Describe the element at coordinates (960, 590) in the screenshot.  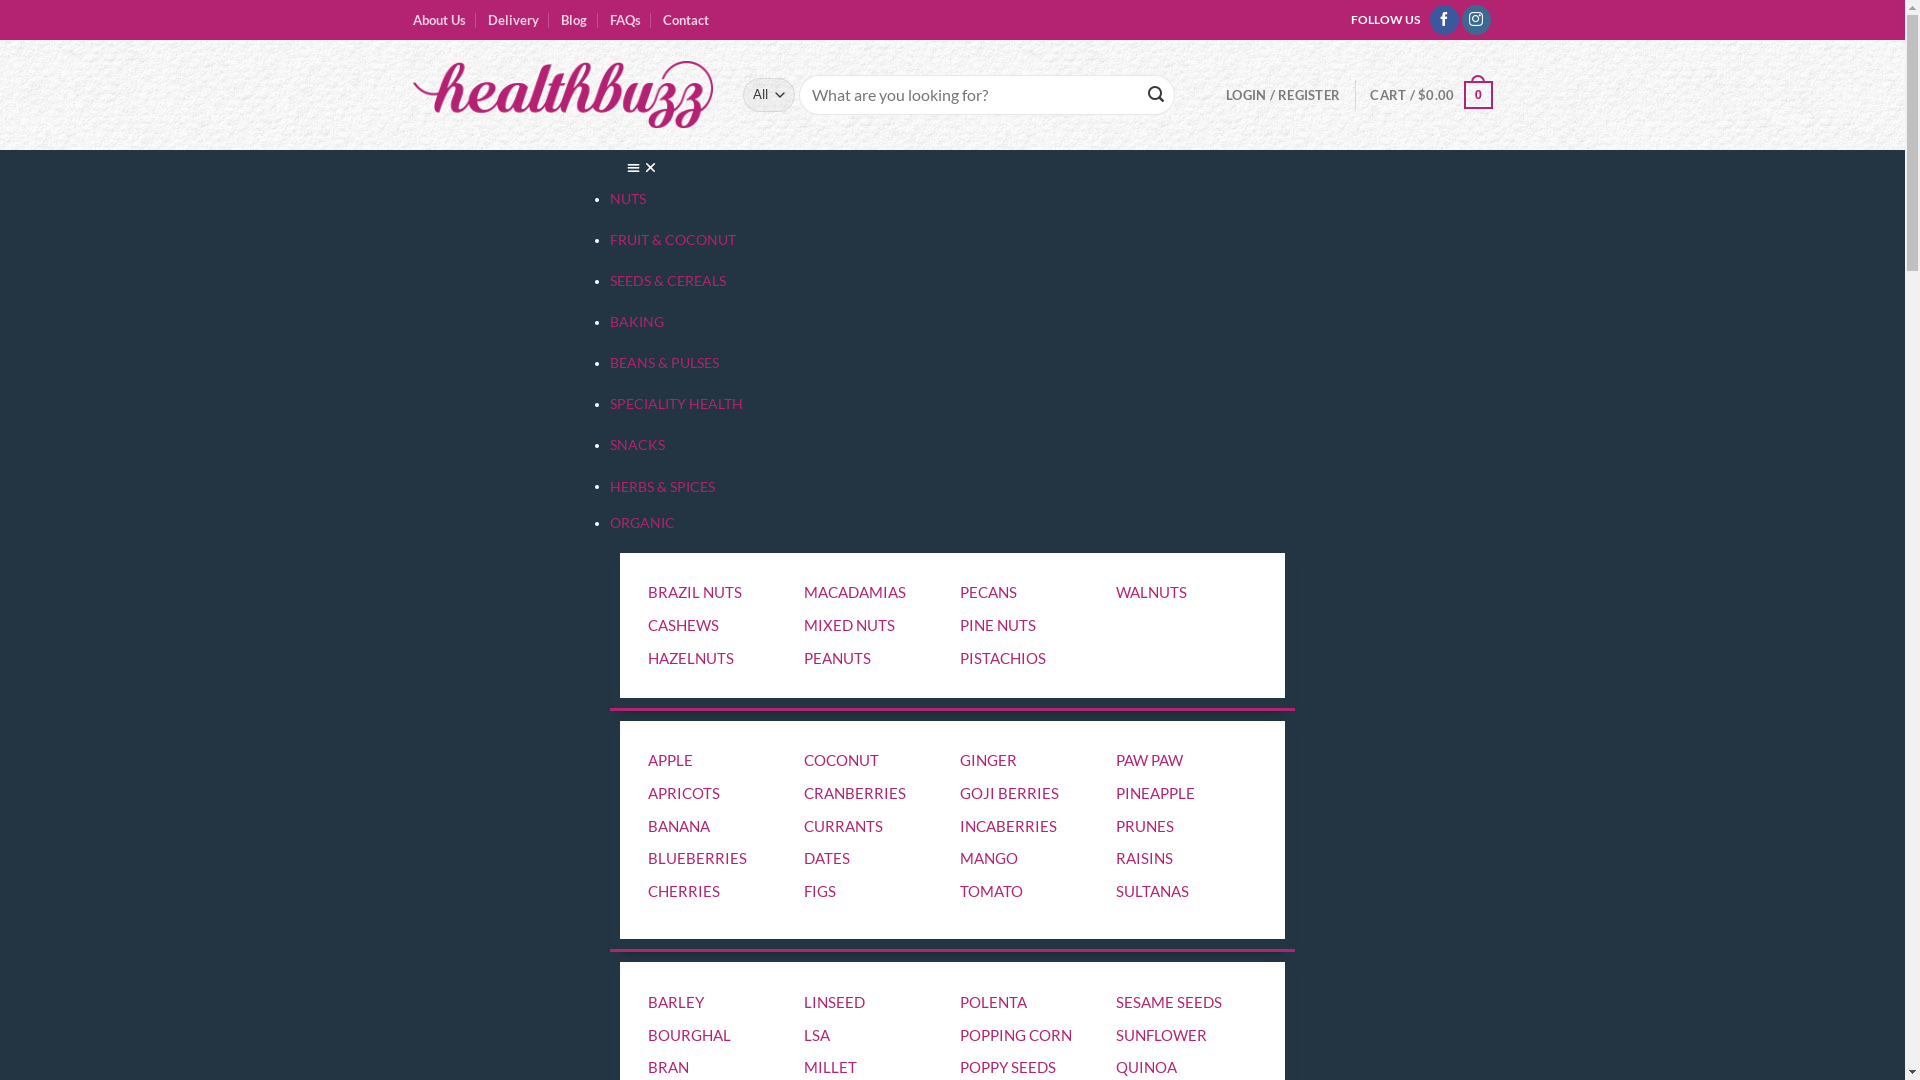
I see `'PECANS'` at that location.